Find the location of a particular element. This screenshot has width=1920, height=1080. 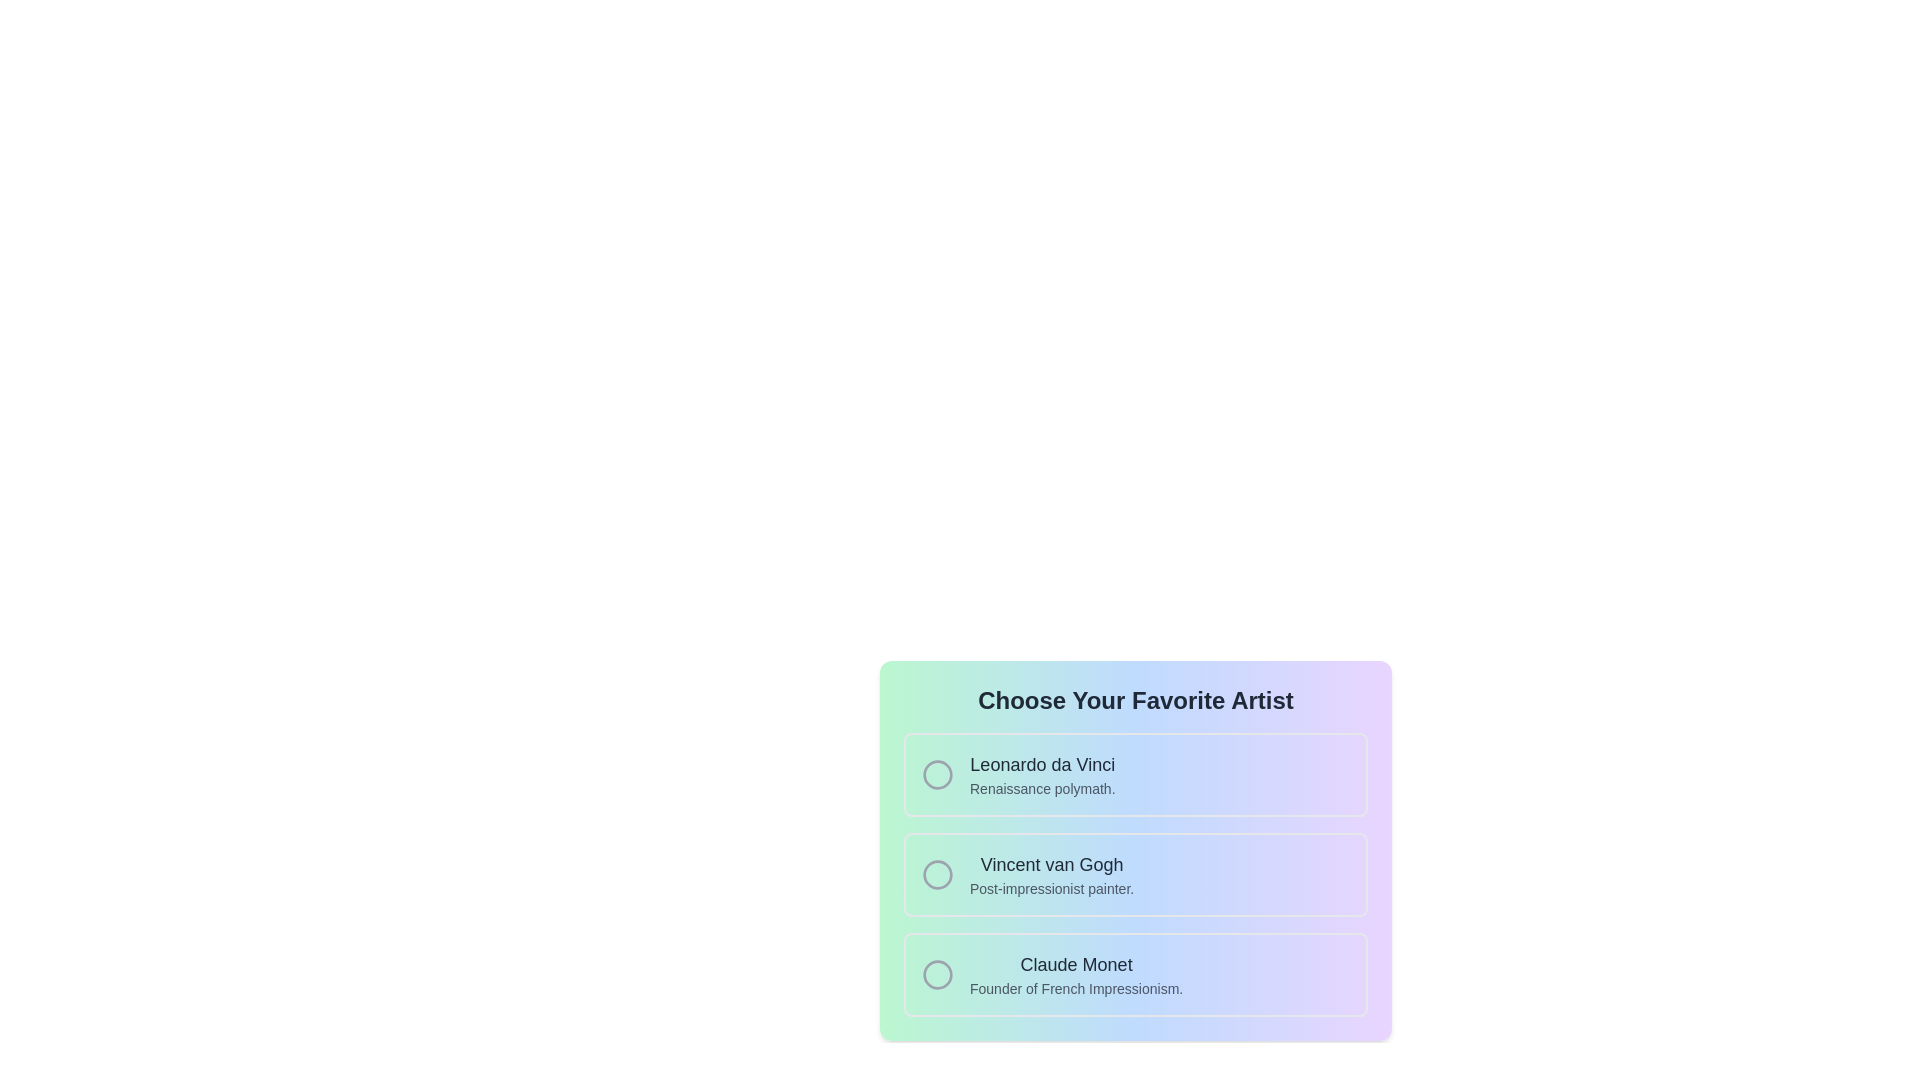

the radio button indicating the option 'Vincent van Gogh' is located at coordinates (936, 874).